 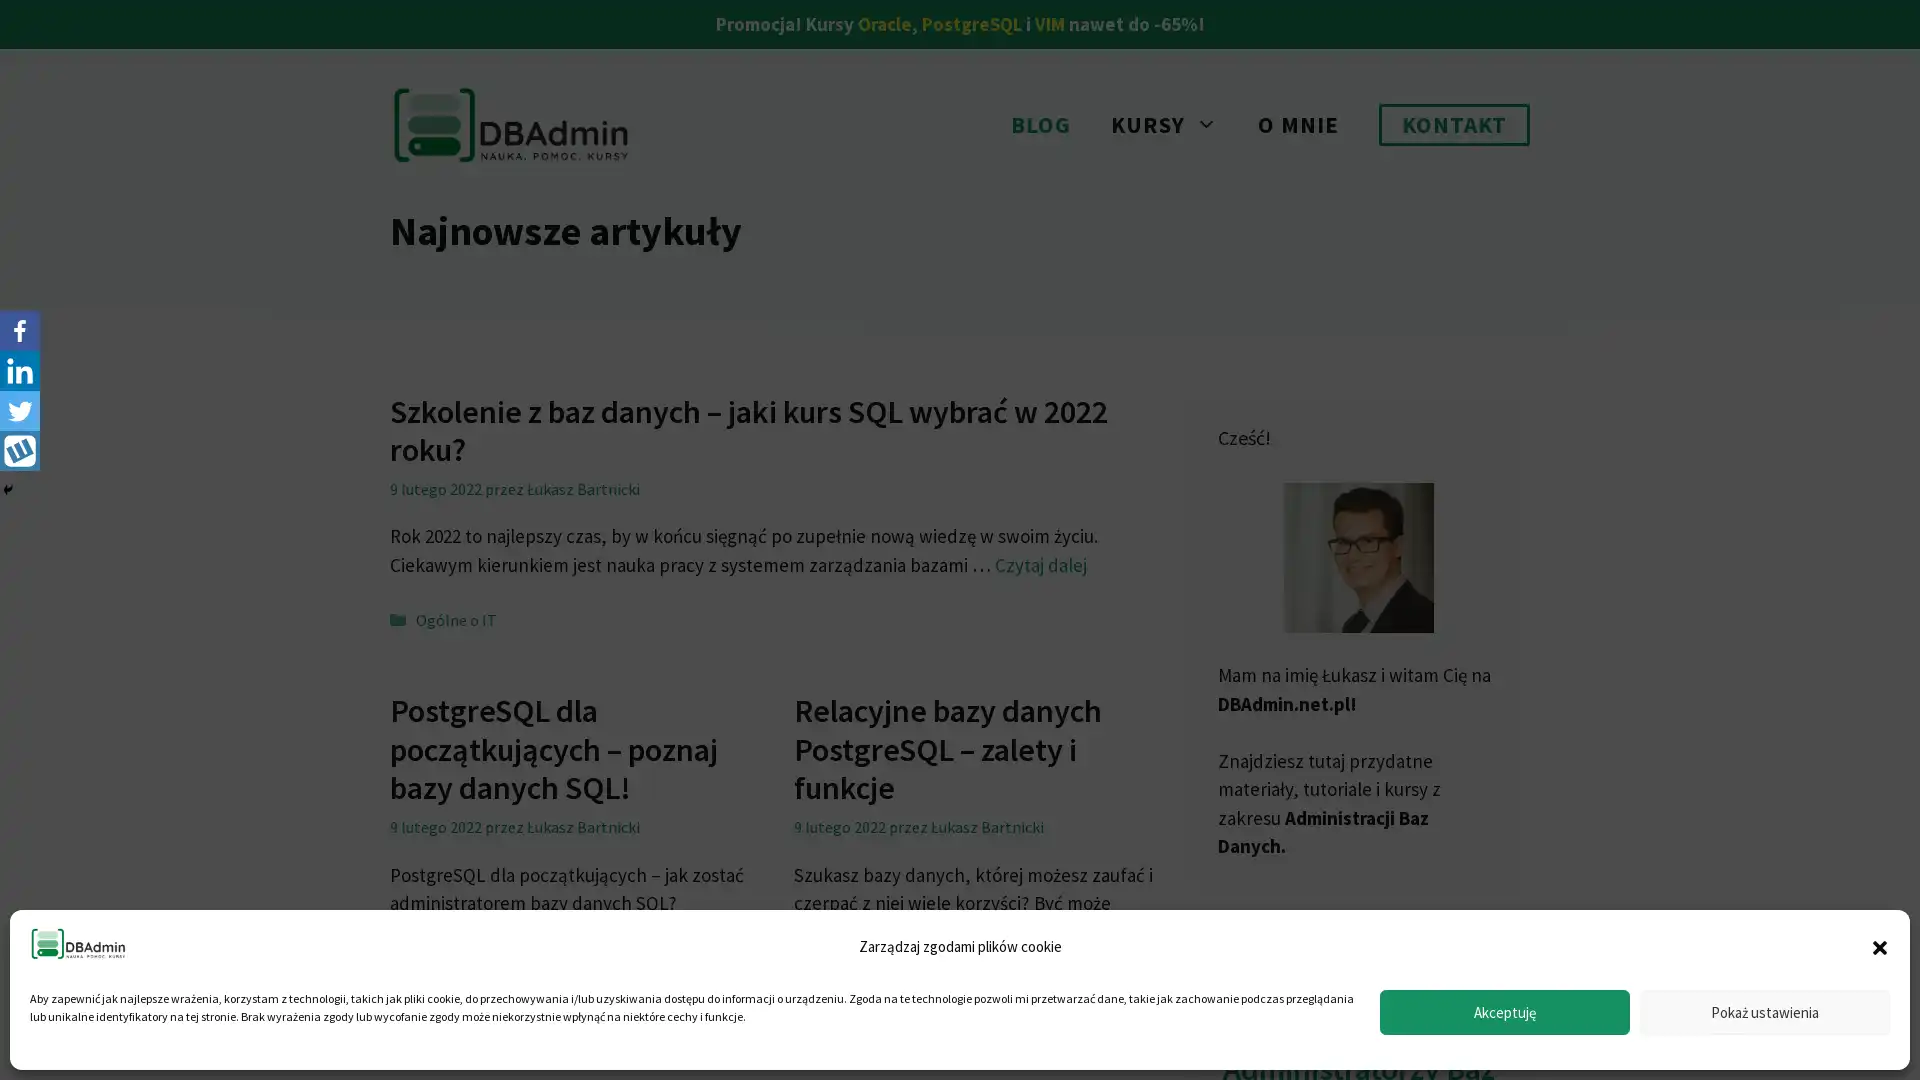 What do you see at coordinates (1879, 946) in the screenshot?
I see `close-dialog` at bounding box center [1879, 946].